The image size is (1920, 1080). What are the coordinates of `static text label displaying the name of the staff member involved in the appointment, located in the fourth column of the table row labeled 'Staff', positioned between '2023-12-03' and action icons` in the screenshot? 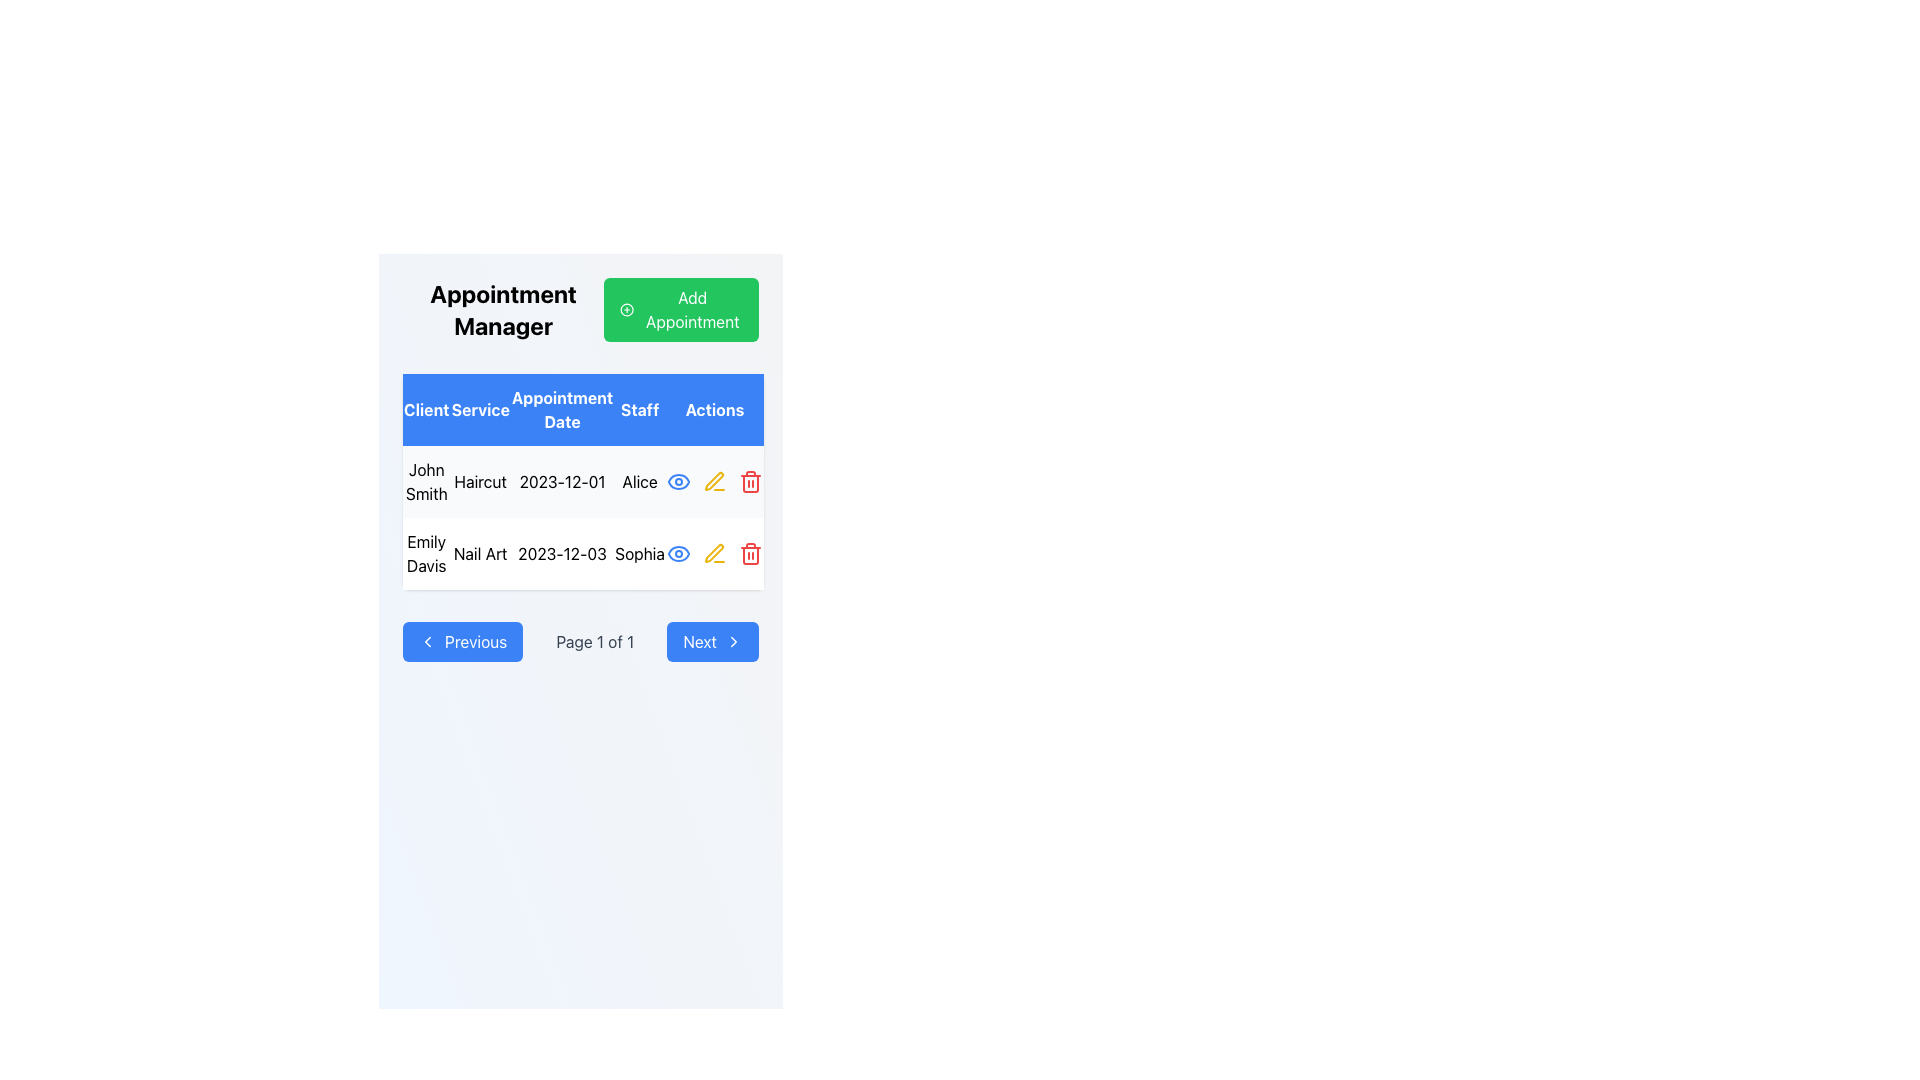 It's located at (640, 554).